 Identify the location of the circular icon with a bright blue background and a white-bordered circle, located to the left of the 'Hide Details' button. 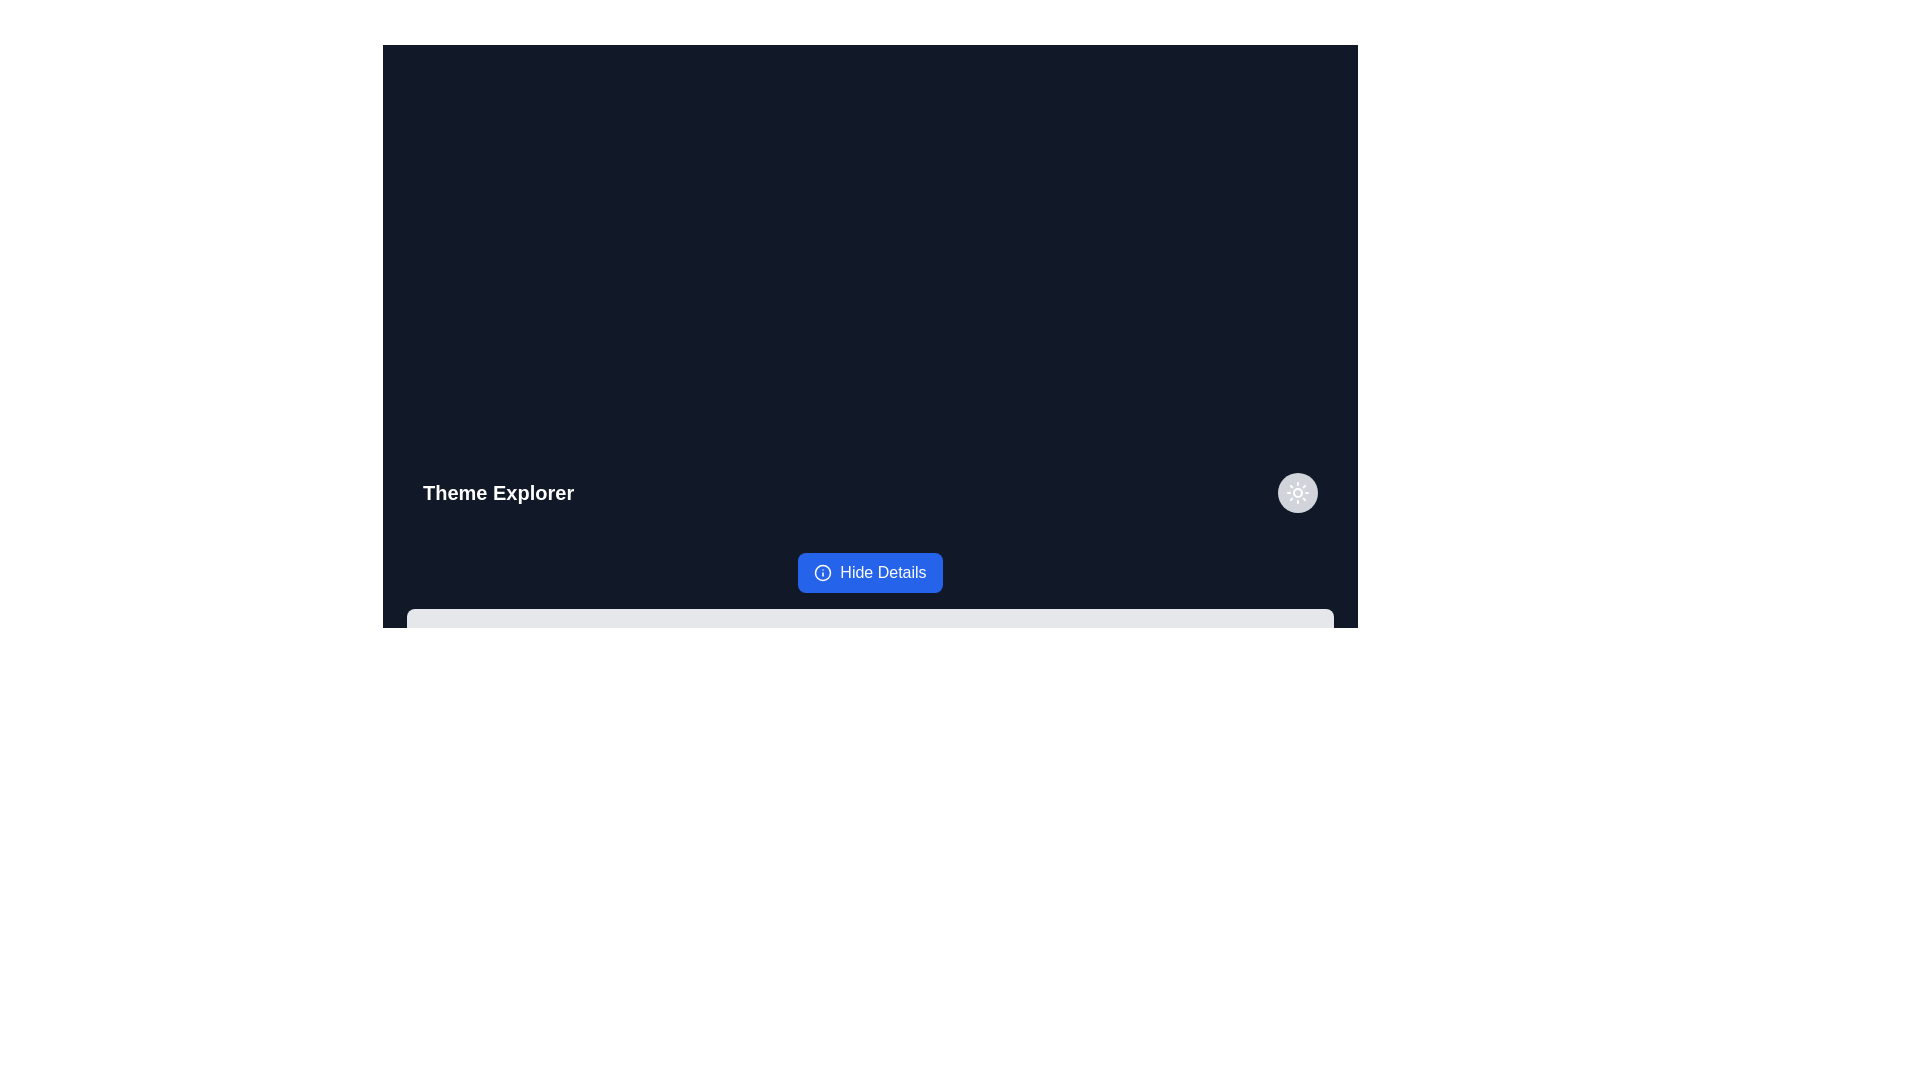
(823, 573).